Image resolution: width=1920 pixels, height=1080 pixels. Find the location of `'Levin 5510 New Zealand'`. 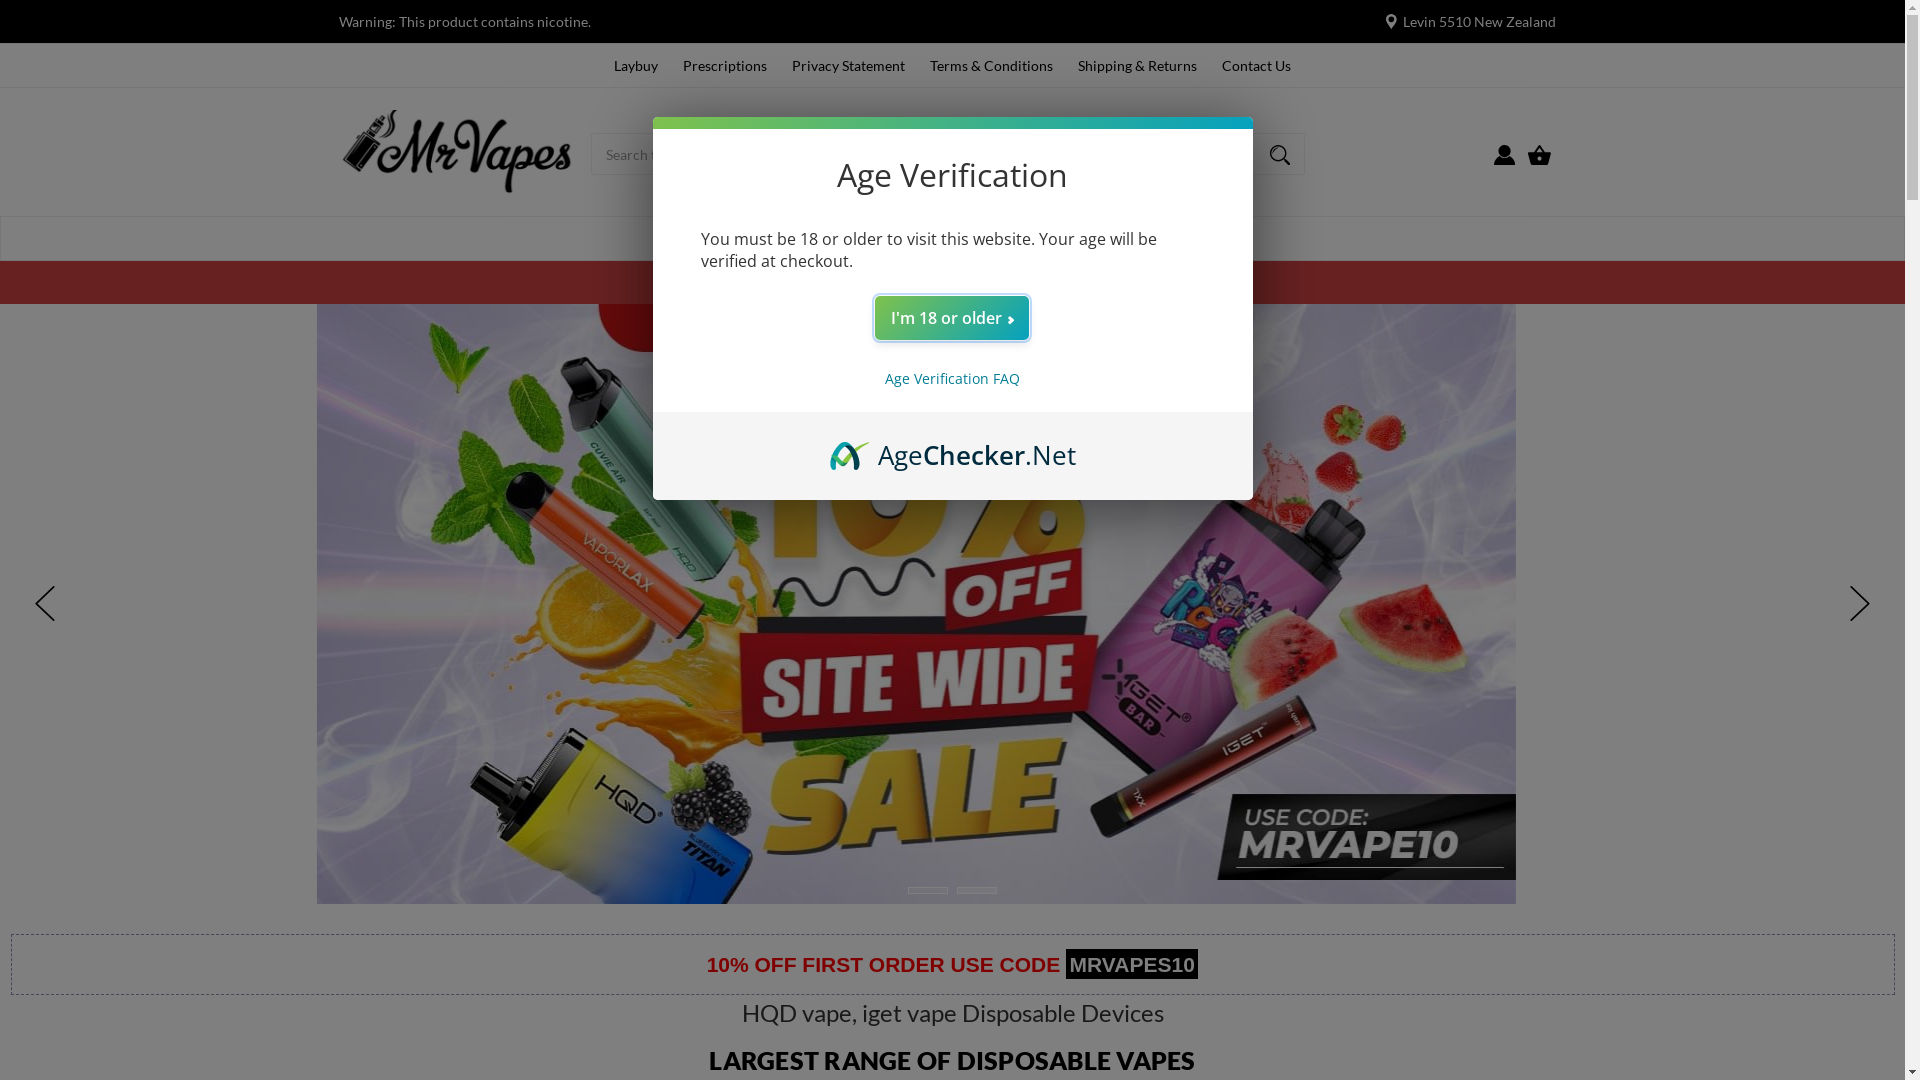

'Levin 5510 New Zealand' is located at coordinates (1400, 21).